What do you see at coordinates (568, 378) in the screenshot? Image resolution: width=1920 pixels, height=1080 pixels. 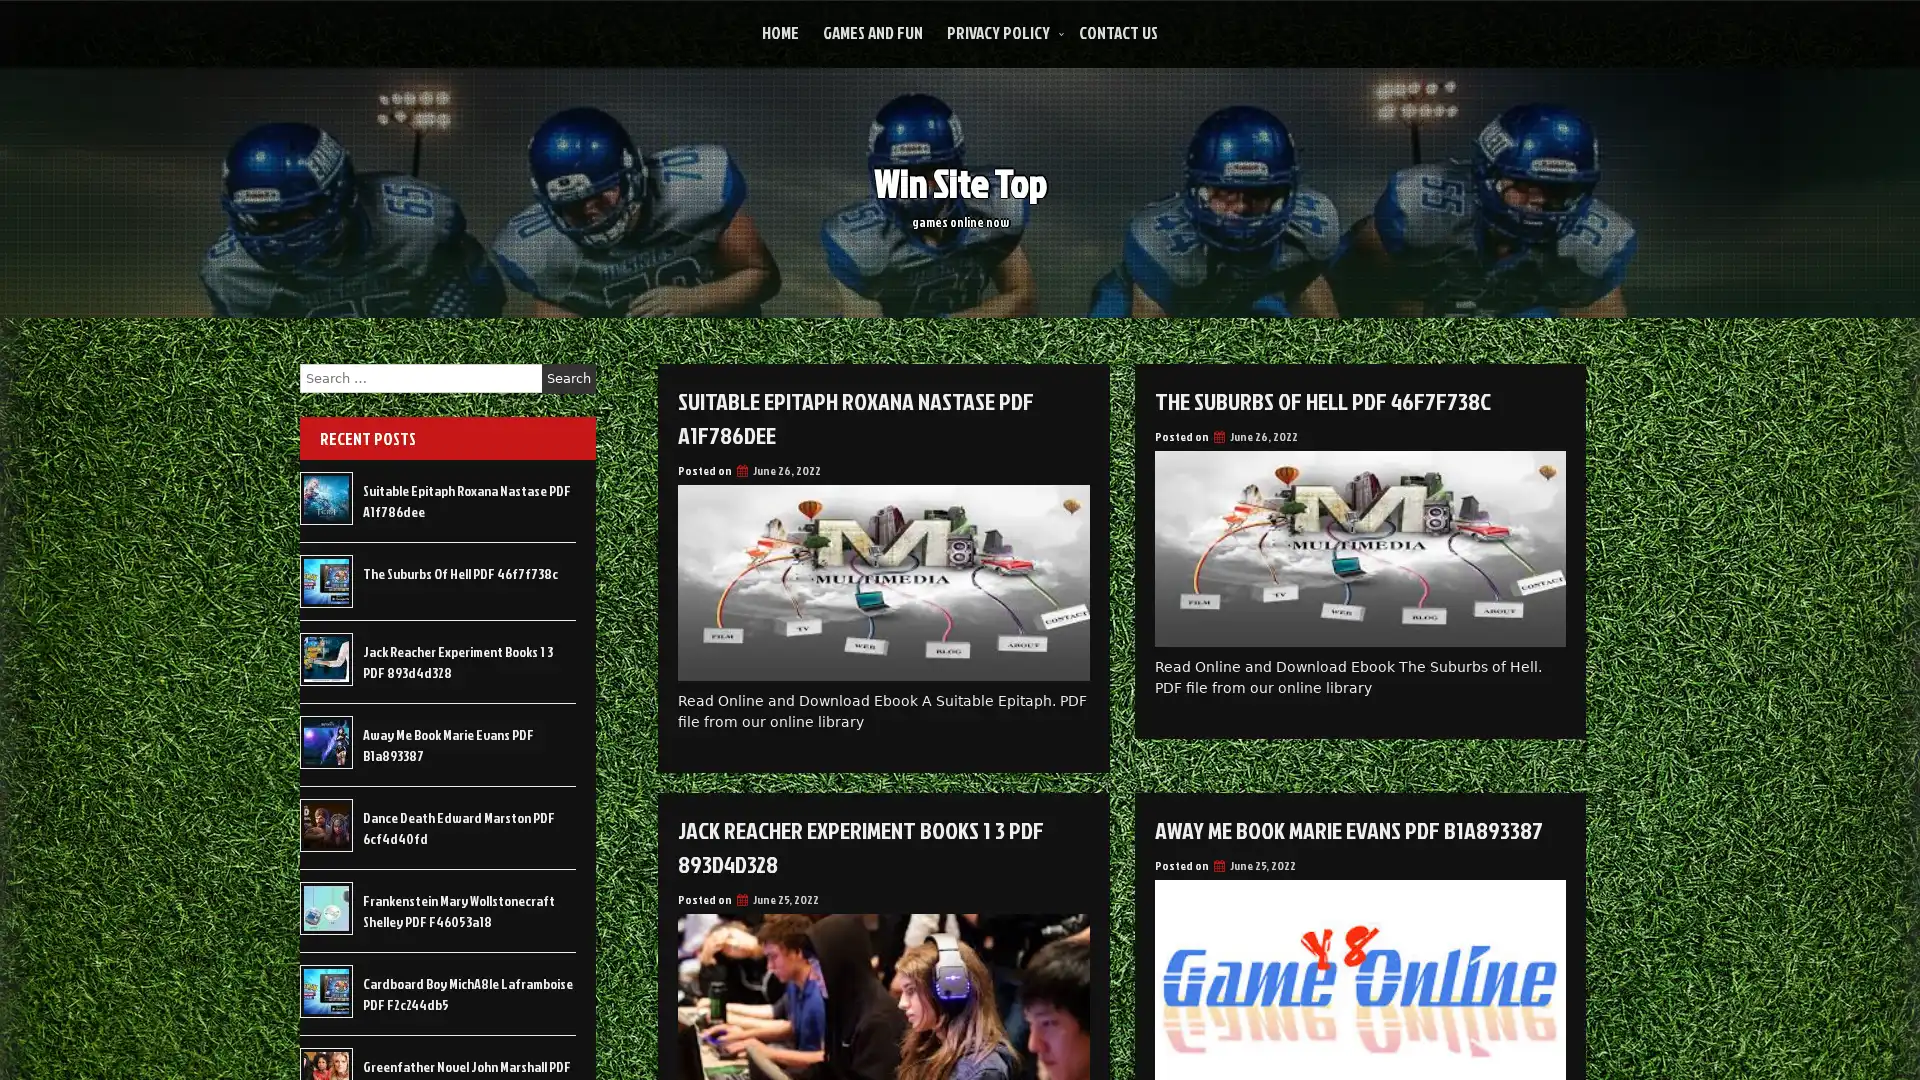 I see `Search` at bounding box center [568, 378].